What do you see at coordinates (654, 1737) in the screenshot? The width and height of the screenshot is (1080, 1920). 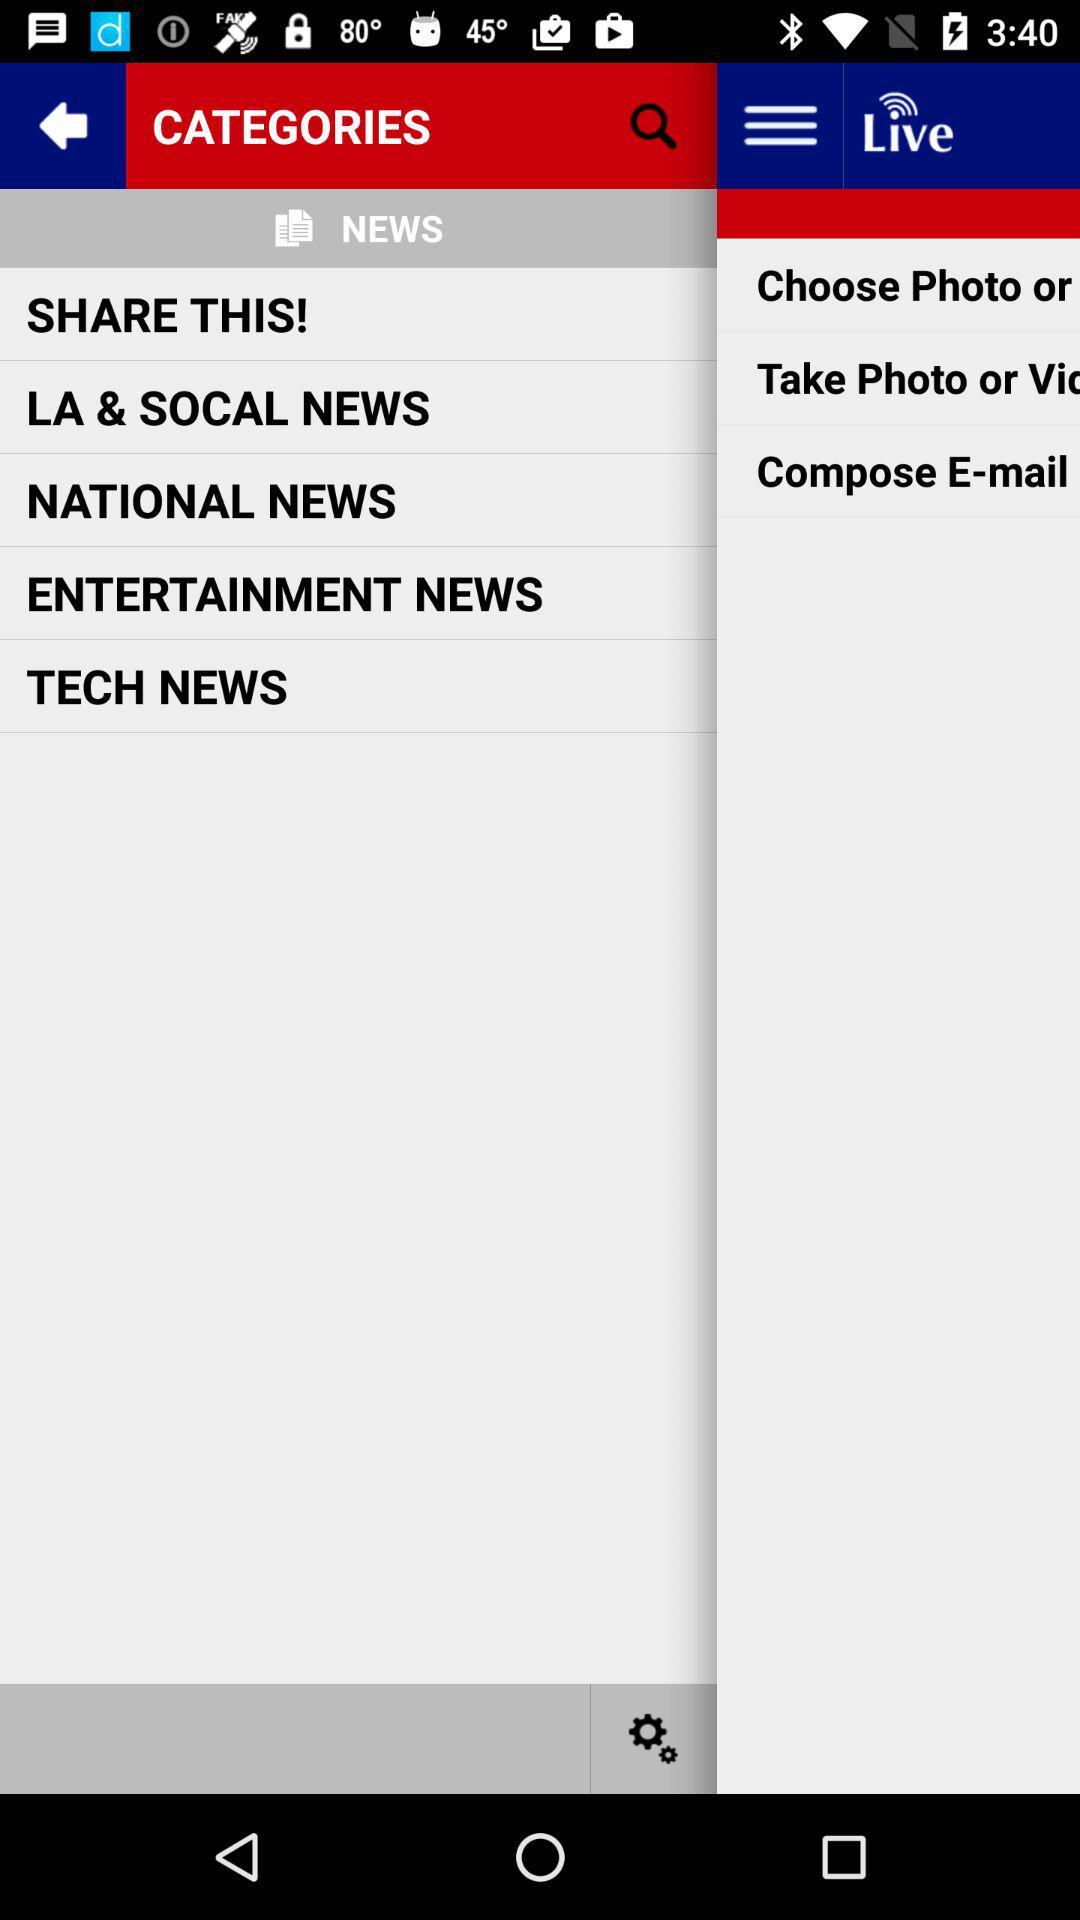 I see `he can activate the simple voice command` at bounding box center [654, 1737].